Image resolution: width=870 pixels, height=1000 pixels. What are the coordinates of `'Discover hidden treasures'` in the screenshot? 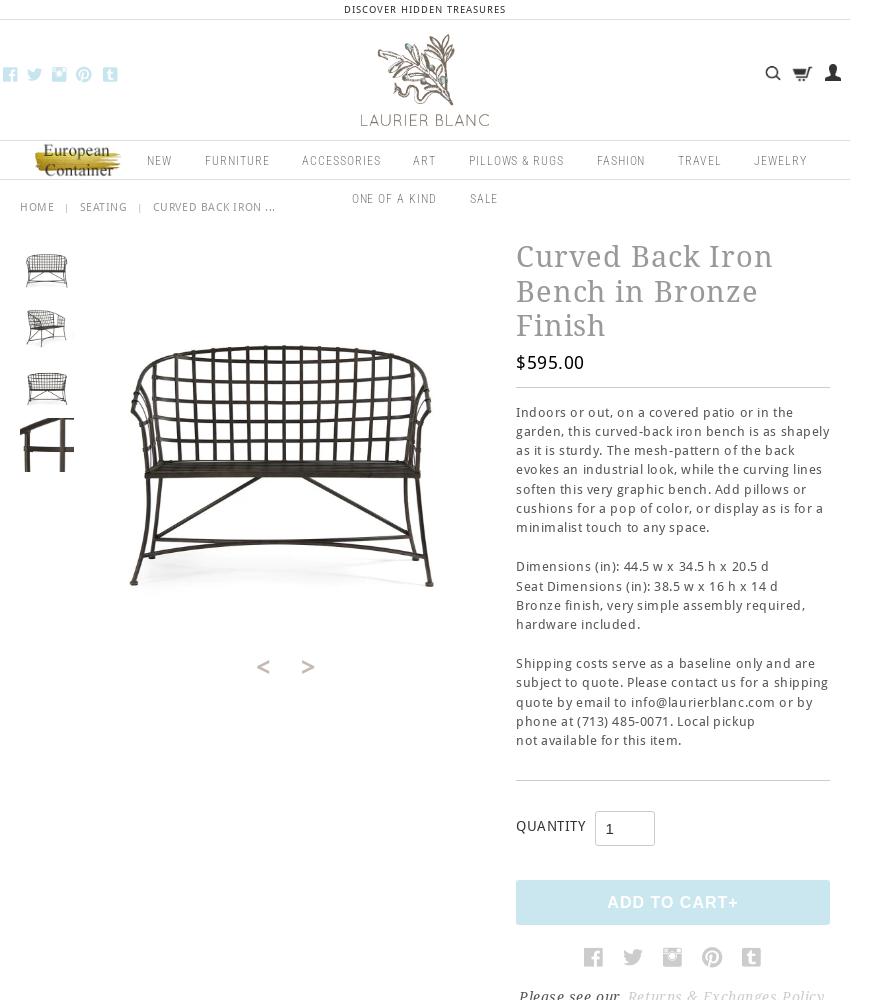 It's located at (424, 9).